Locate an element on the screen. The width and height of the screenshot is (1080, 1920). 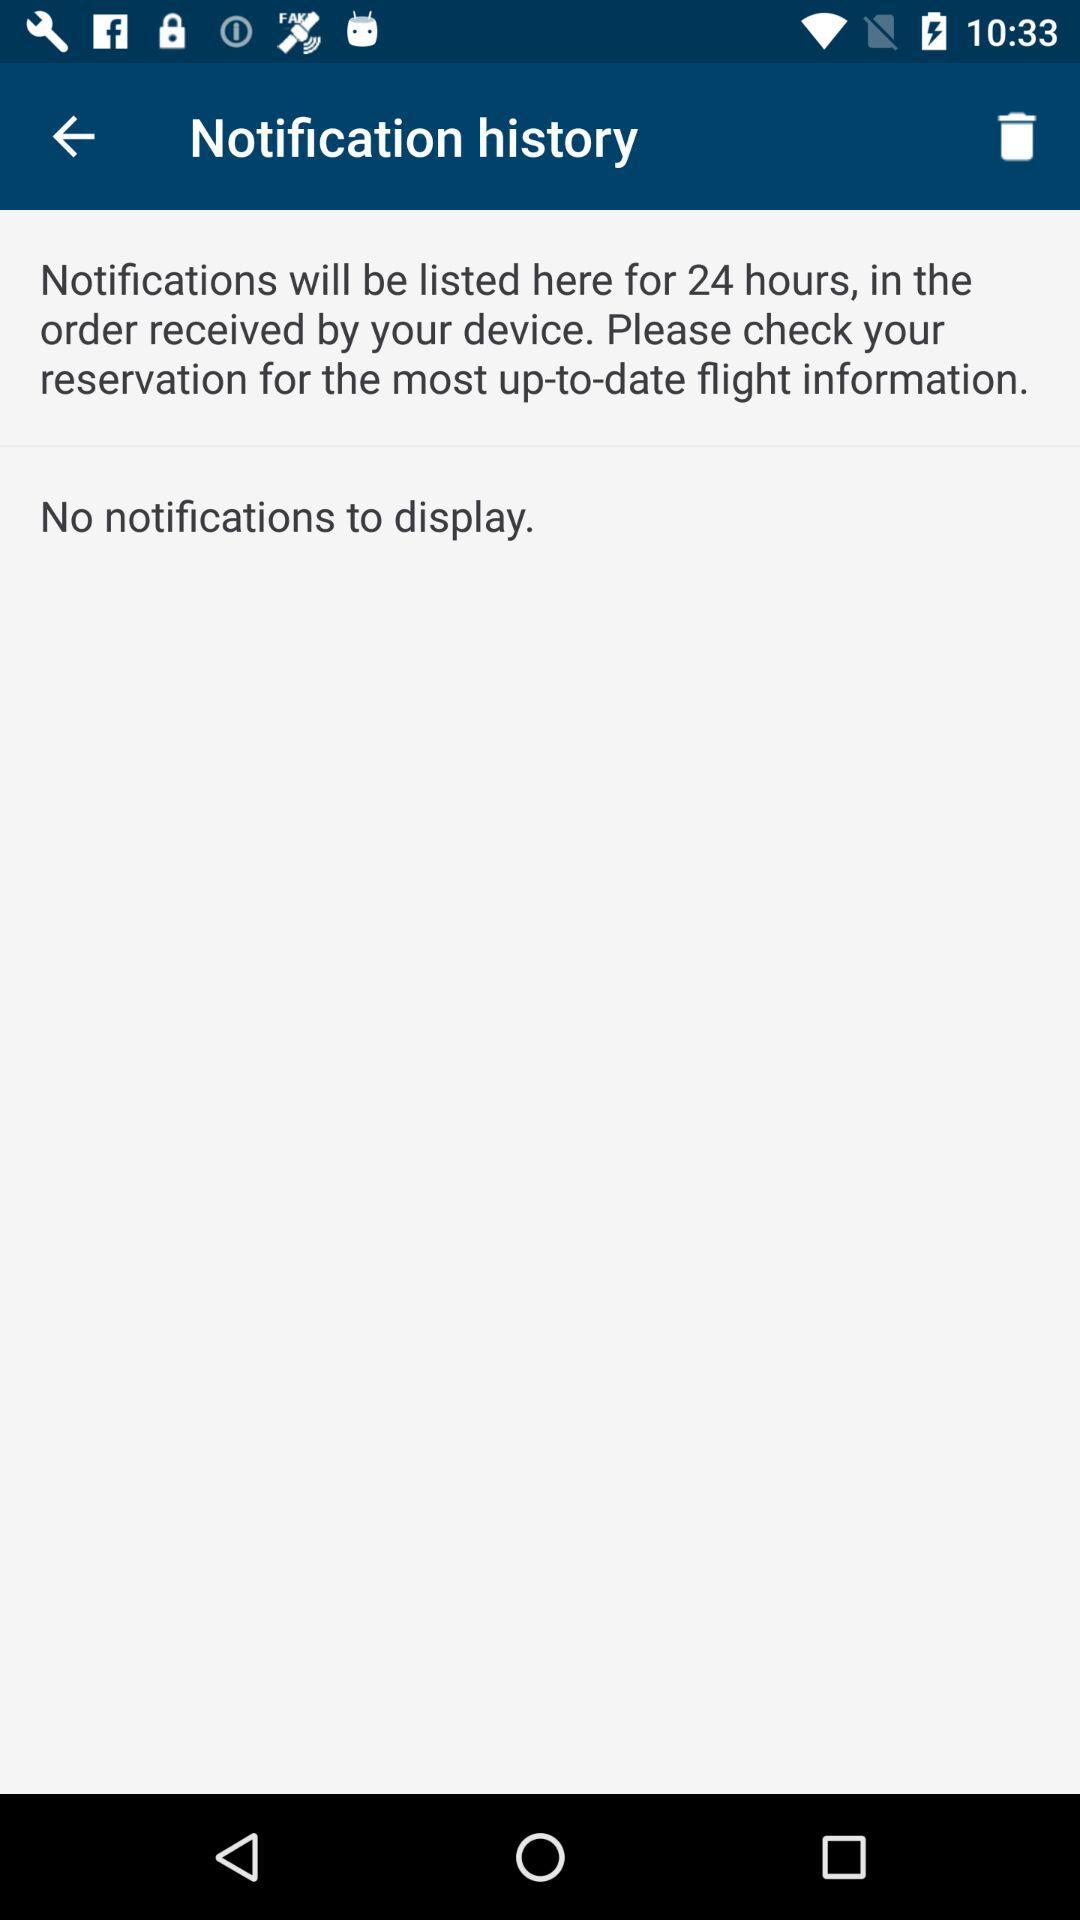
icon to the right of the notification history icon is located at coordinates (1017, 135).